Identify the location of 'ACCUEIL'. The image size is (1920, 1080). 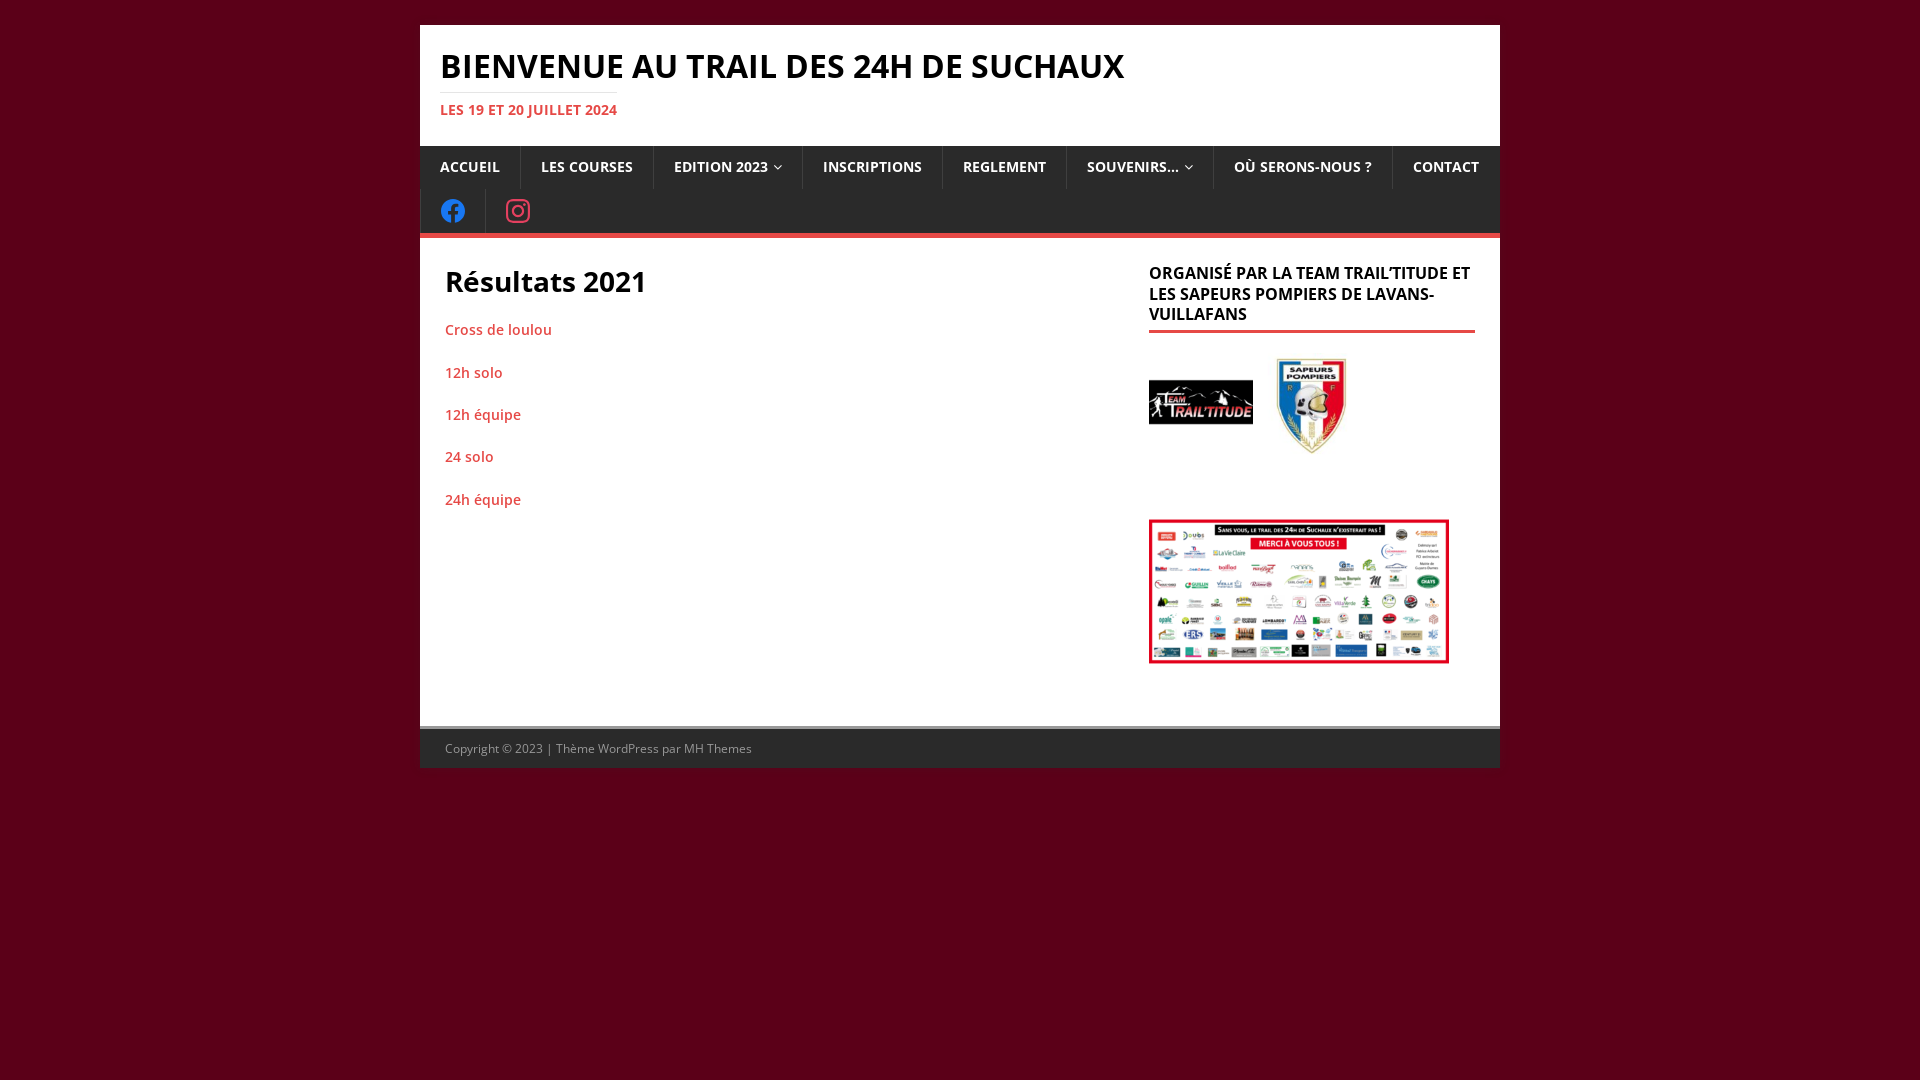
(469, 165).